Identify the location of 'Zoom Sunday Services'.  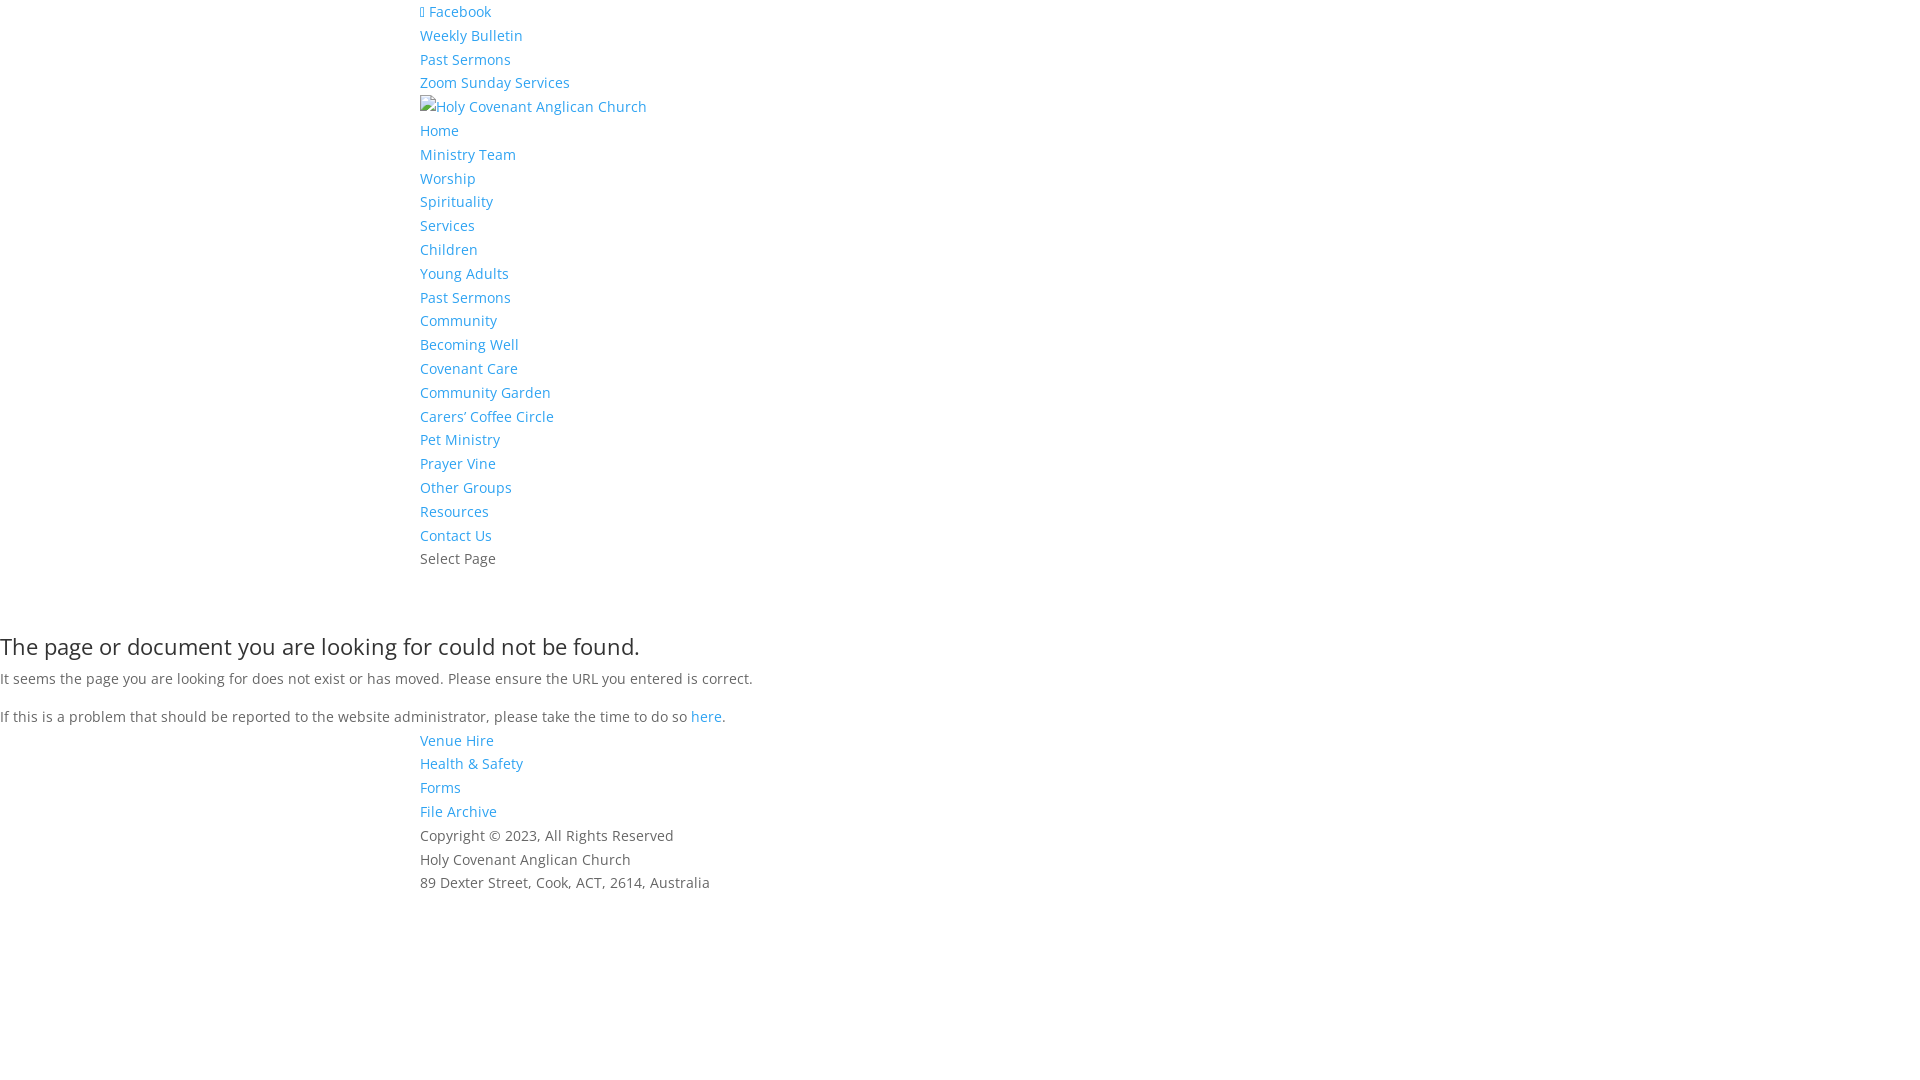
(494, 81).